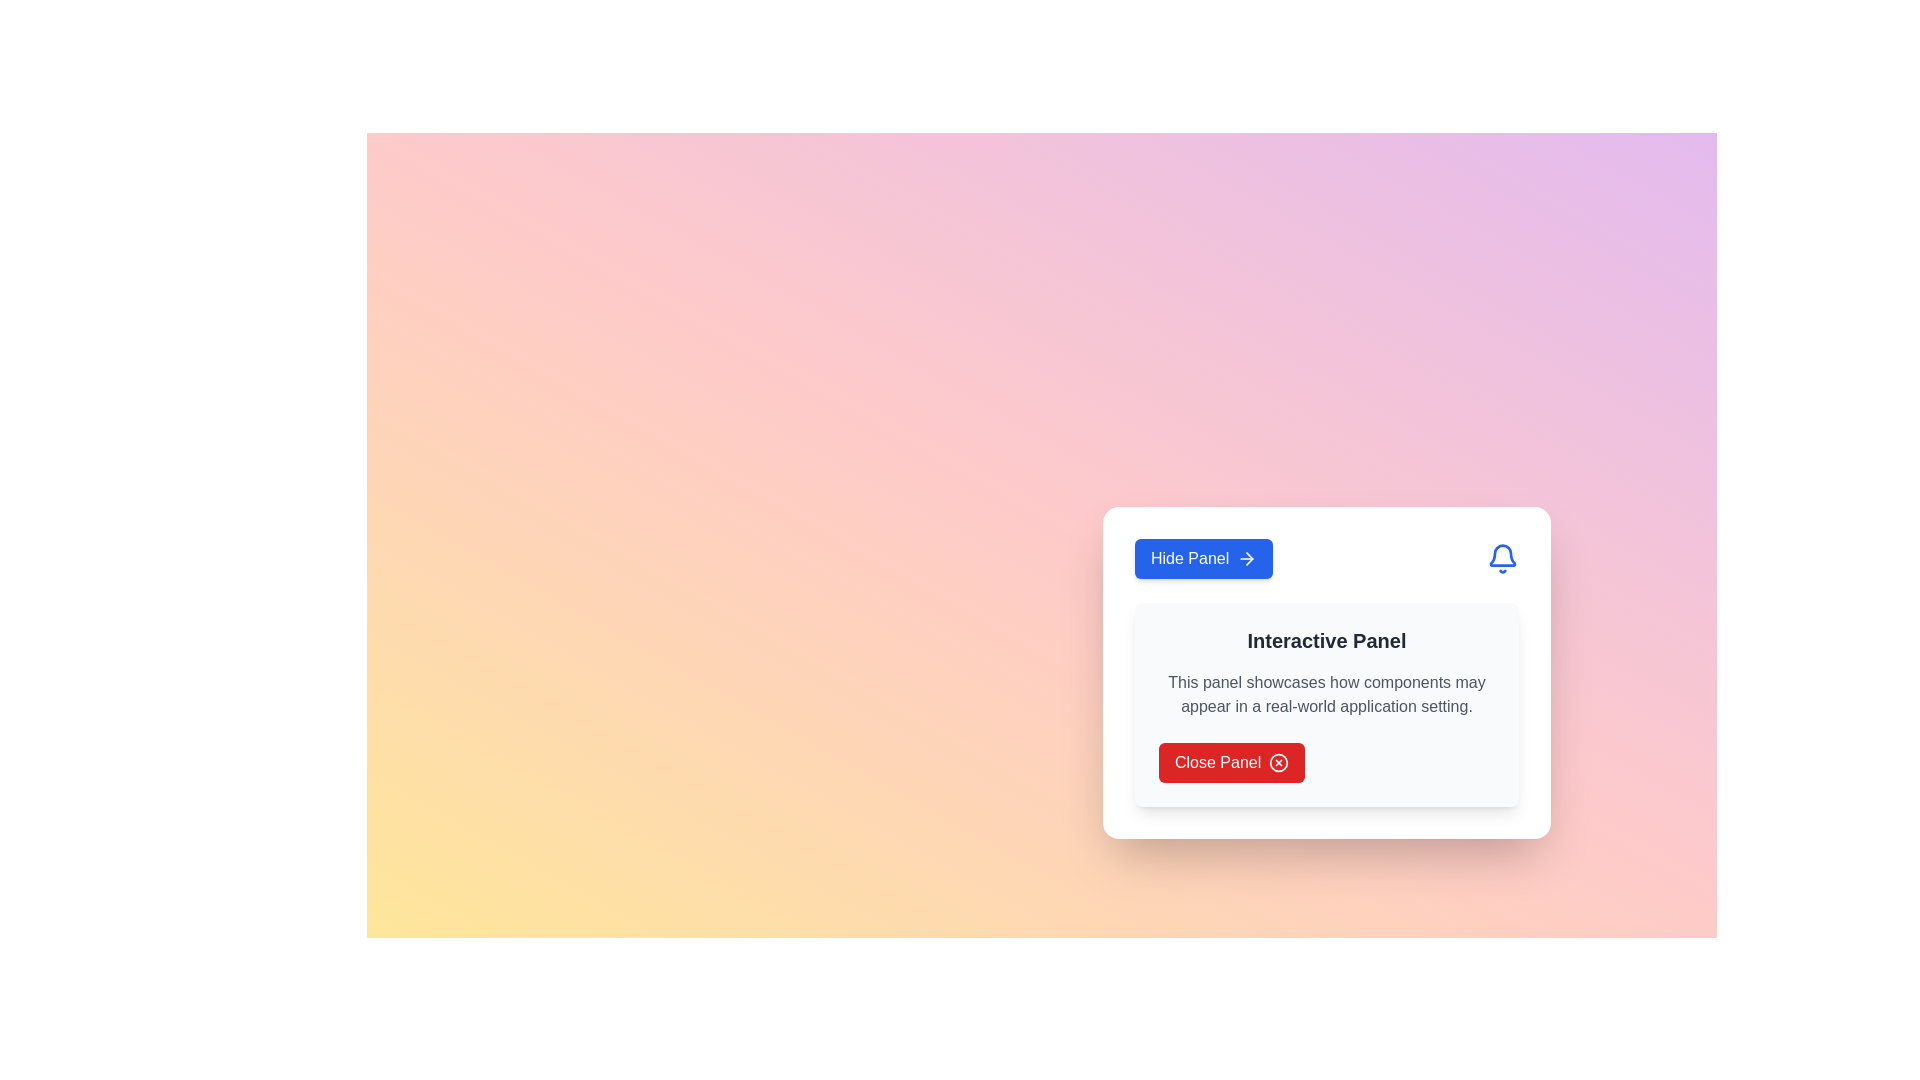  What do you see at coordinates (1326, 672) in the screenshot?
I see `information displayed in the 'Interactive Panel' modal, which includes a title and descriptive text` at bounding box center [1326, 672].